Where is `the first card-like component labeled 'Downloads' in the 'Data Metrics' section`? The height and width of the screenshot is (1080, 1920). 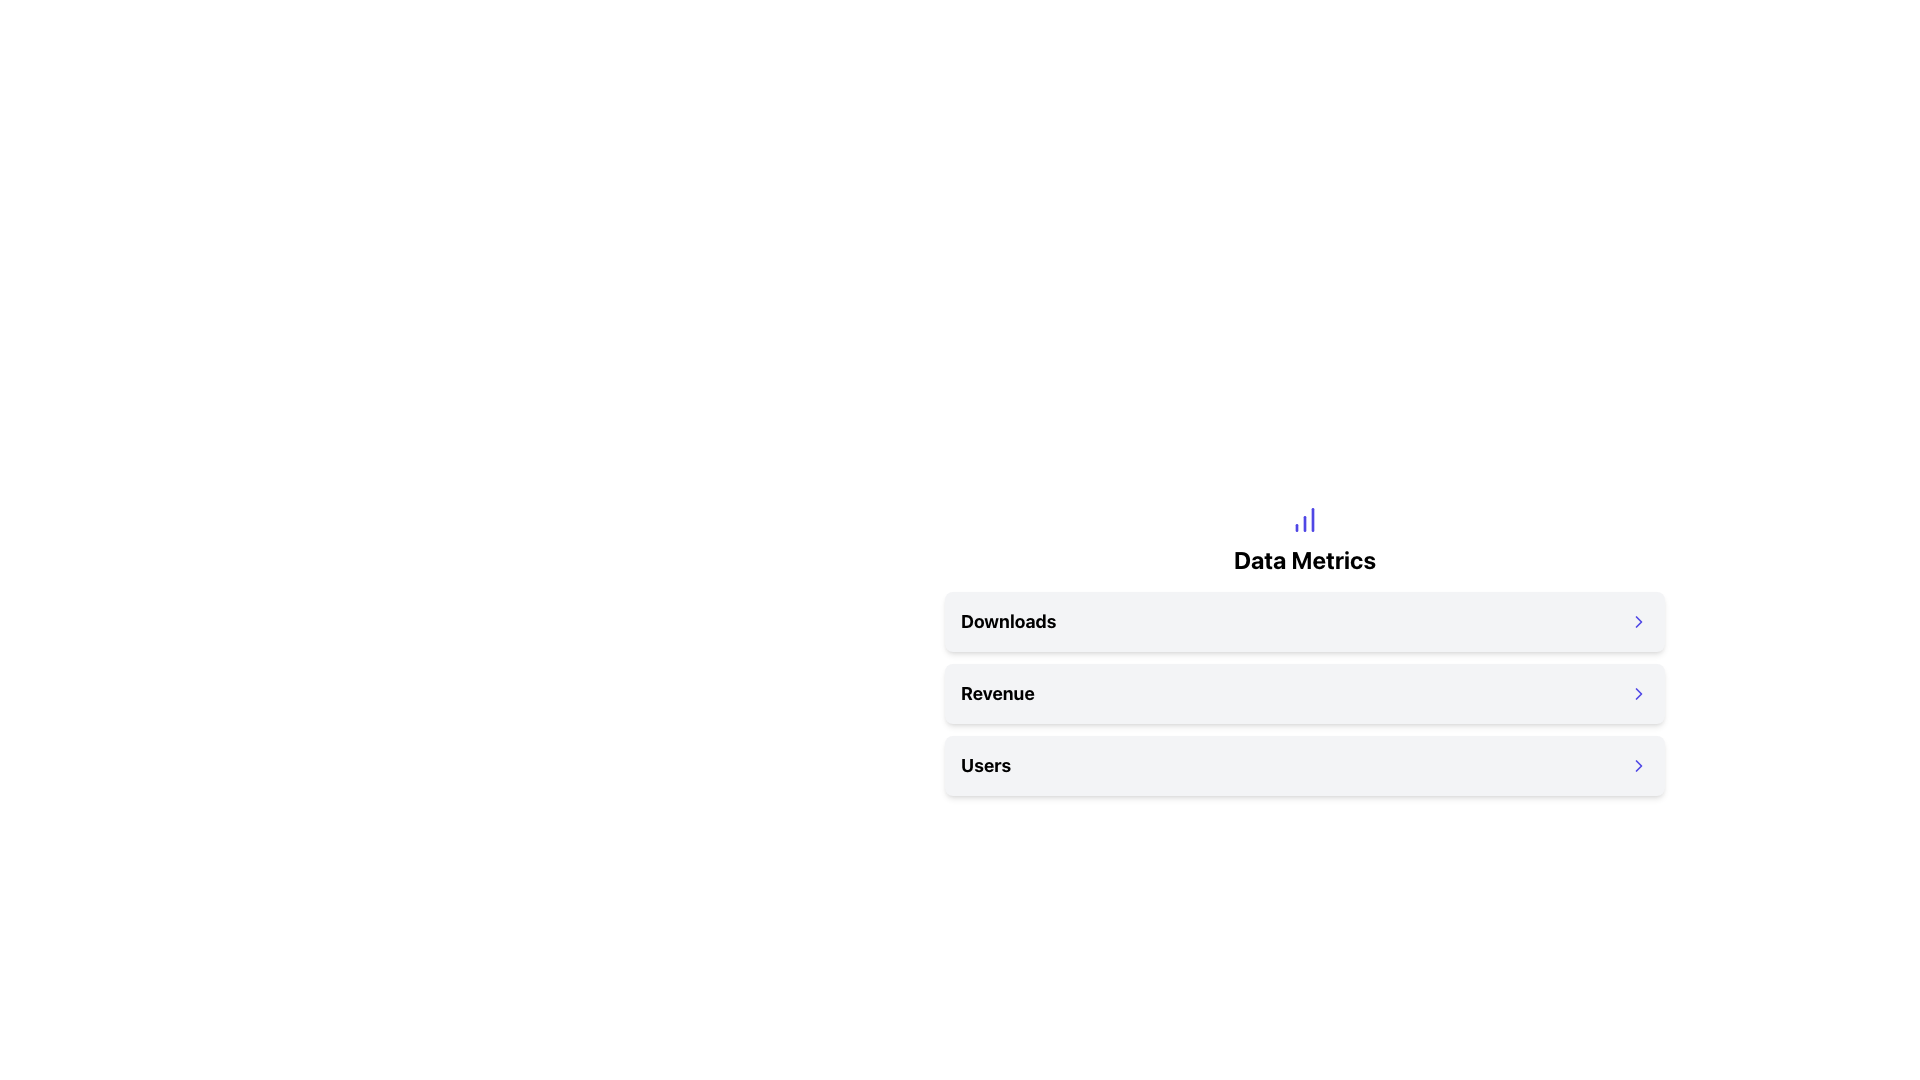 the first card-like component labeled 'Downloads' in the 'Data Metrics' section is located at coordinates (1305, 620).